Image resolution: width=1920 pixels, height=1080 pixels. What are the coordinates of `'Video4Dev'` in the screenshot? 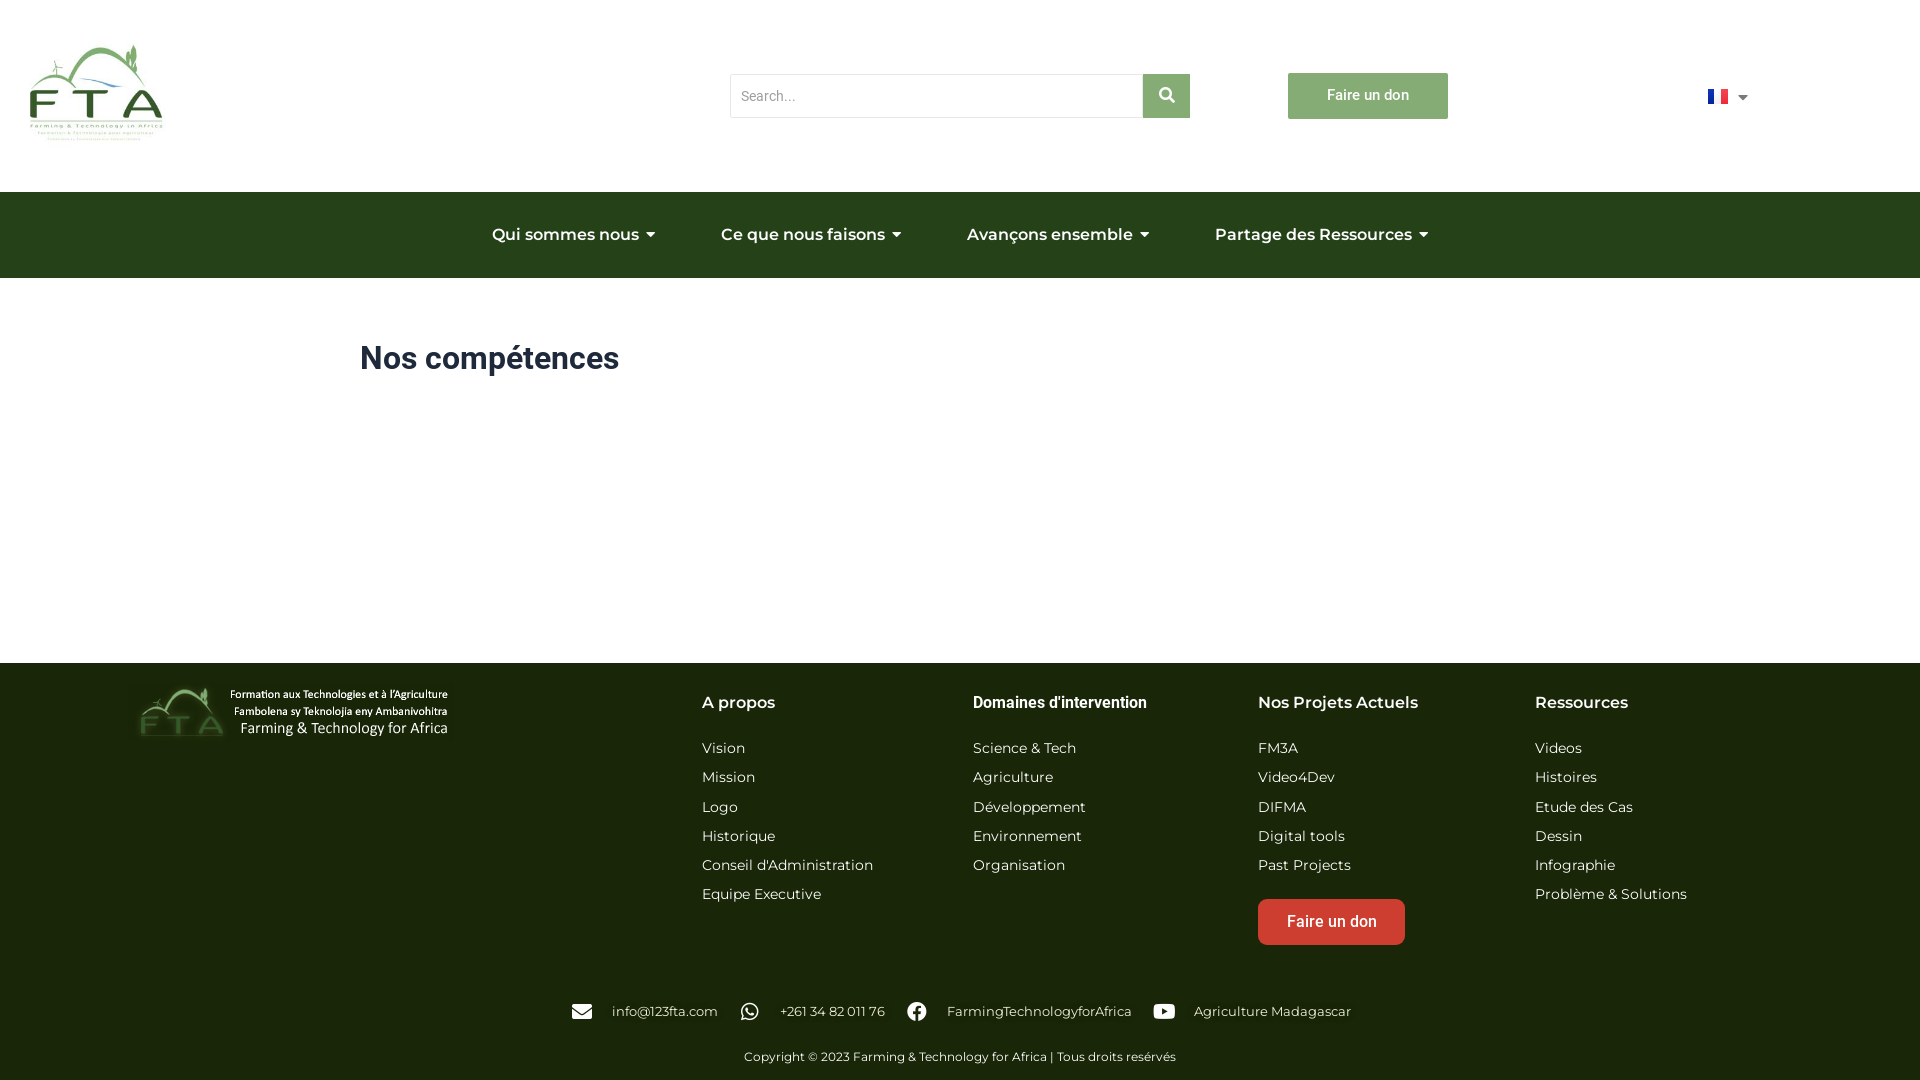 It's located at (1296, 777).